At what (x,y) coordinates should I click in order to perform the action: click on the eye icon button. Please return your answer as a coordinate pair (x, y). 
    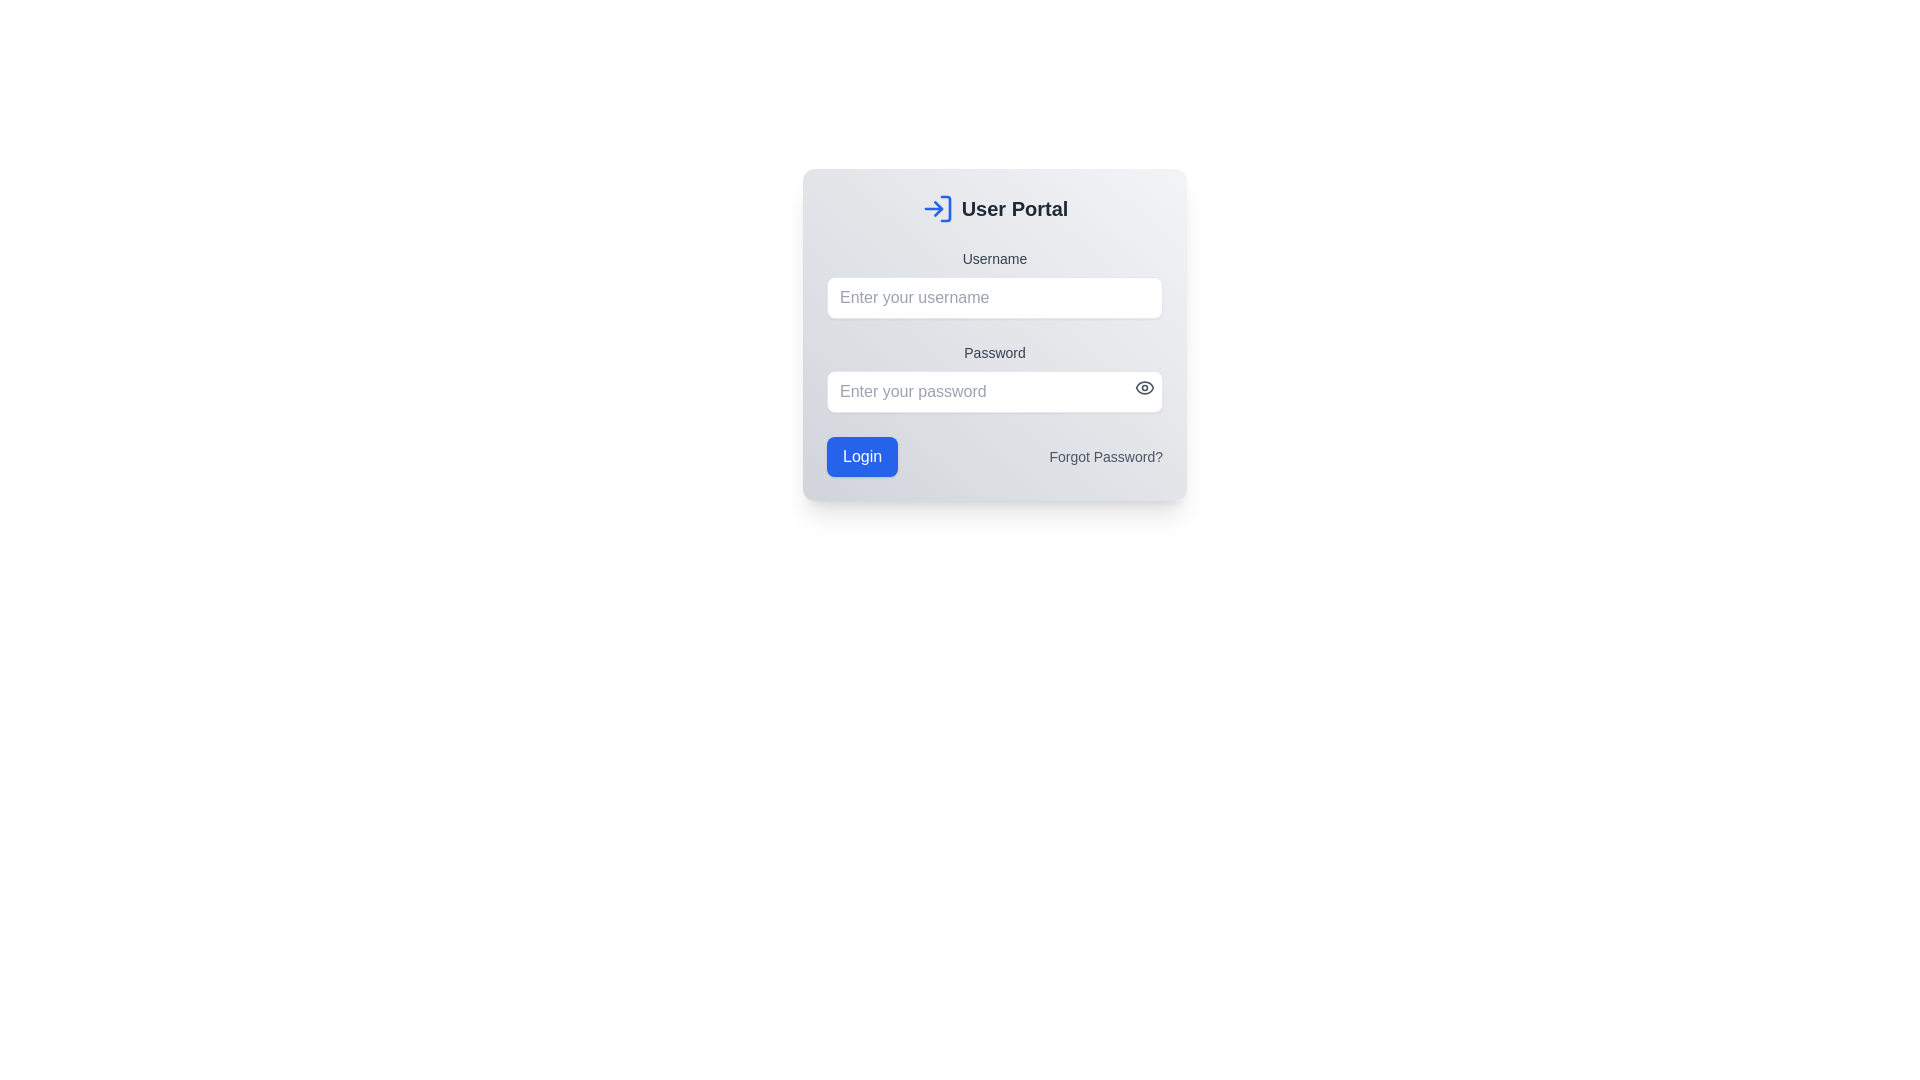
    Looking at the image, I should click on (1145, 388).